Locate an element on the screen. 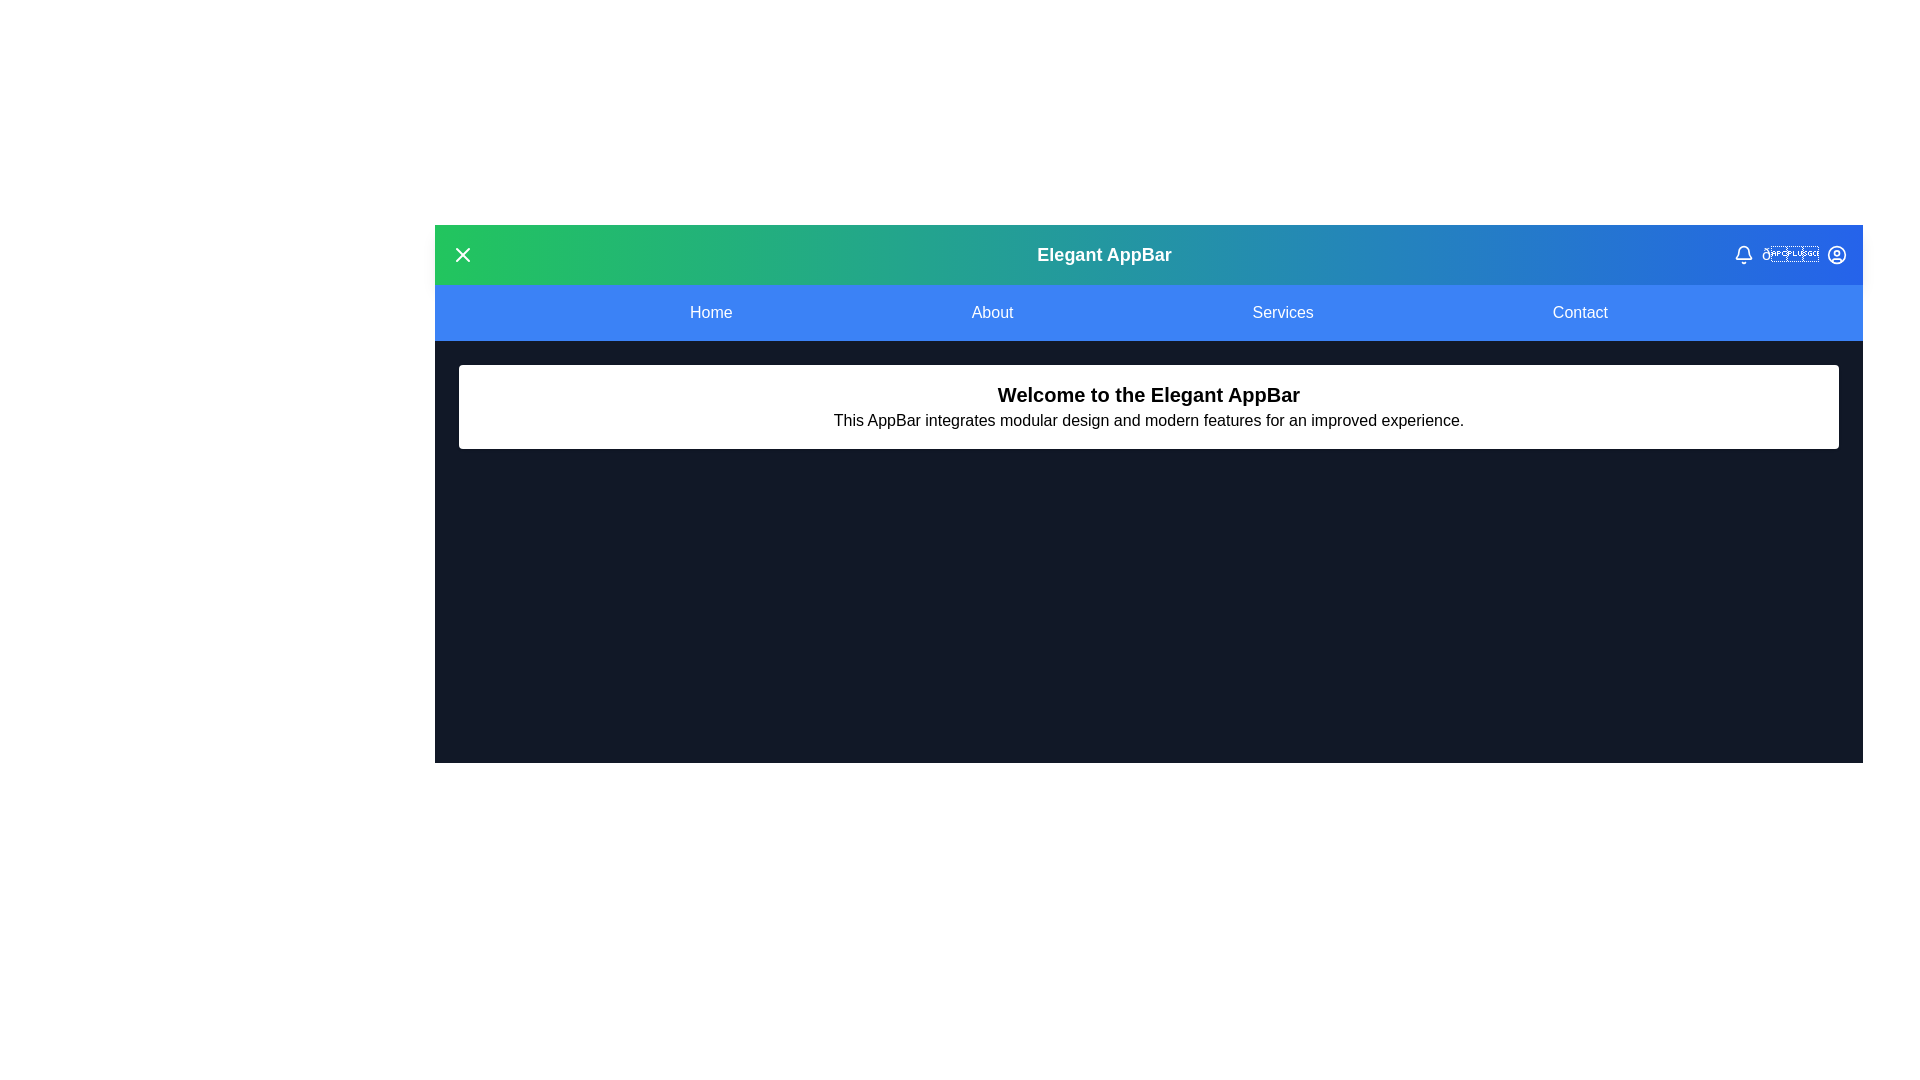 This screenshot has width=1920, height=1080. the navigation button labeled Contact to navigate to the corresponding section is located at coordinates (1578, 312).